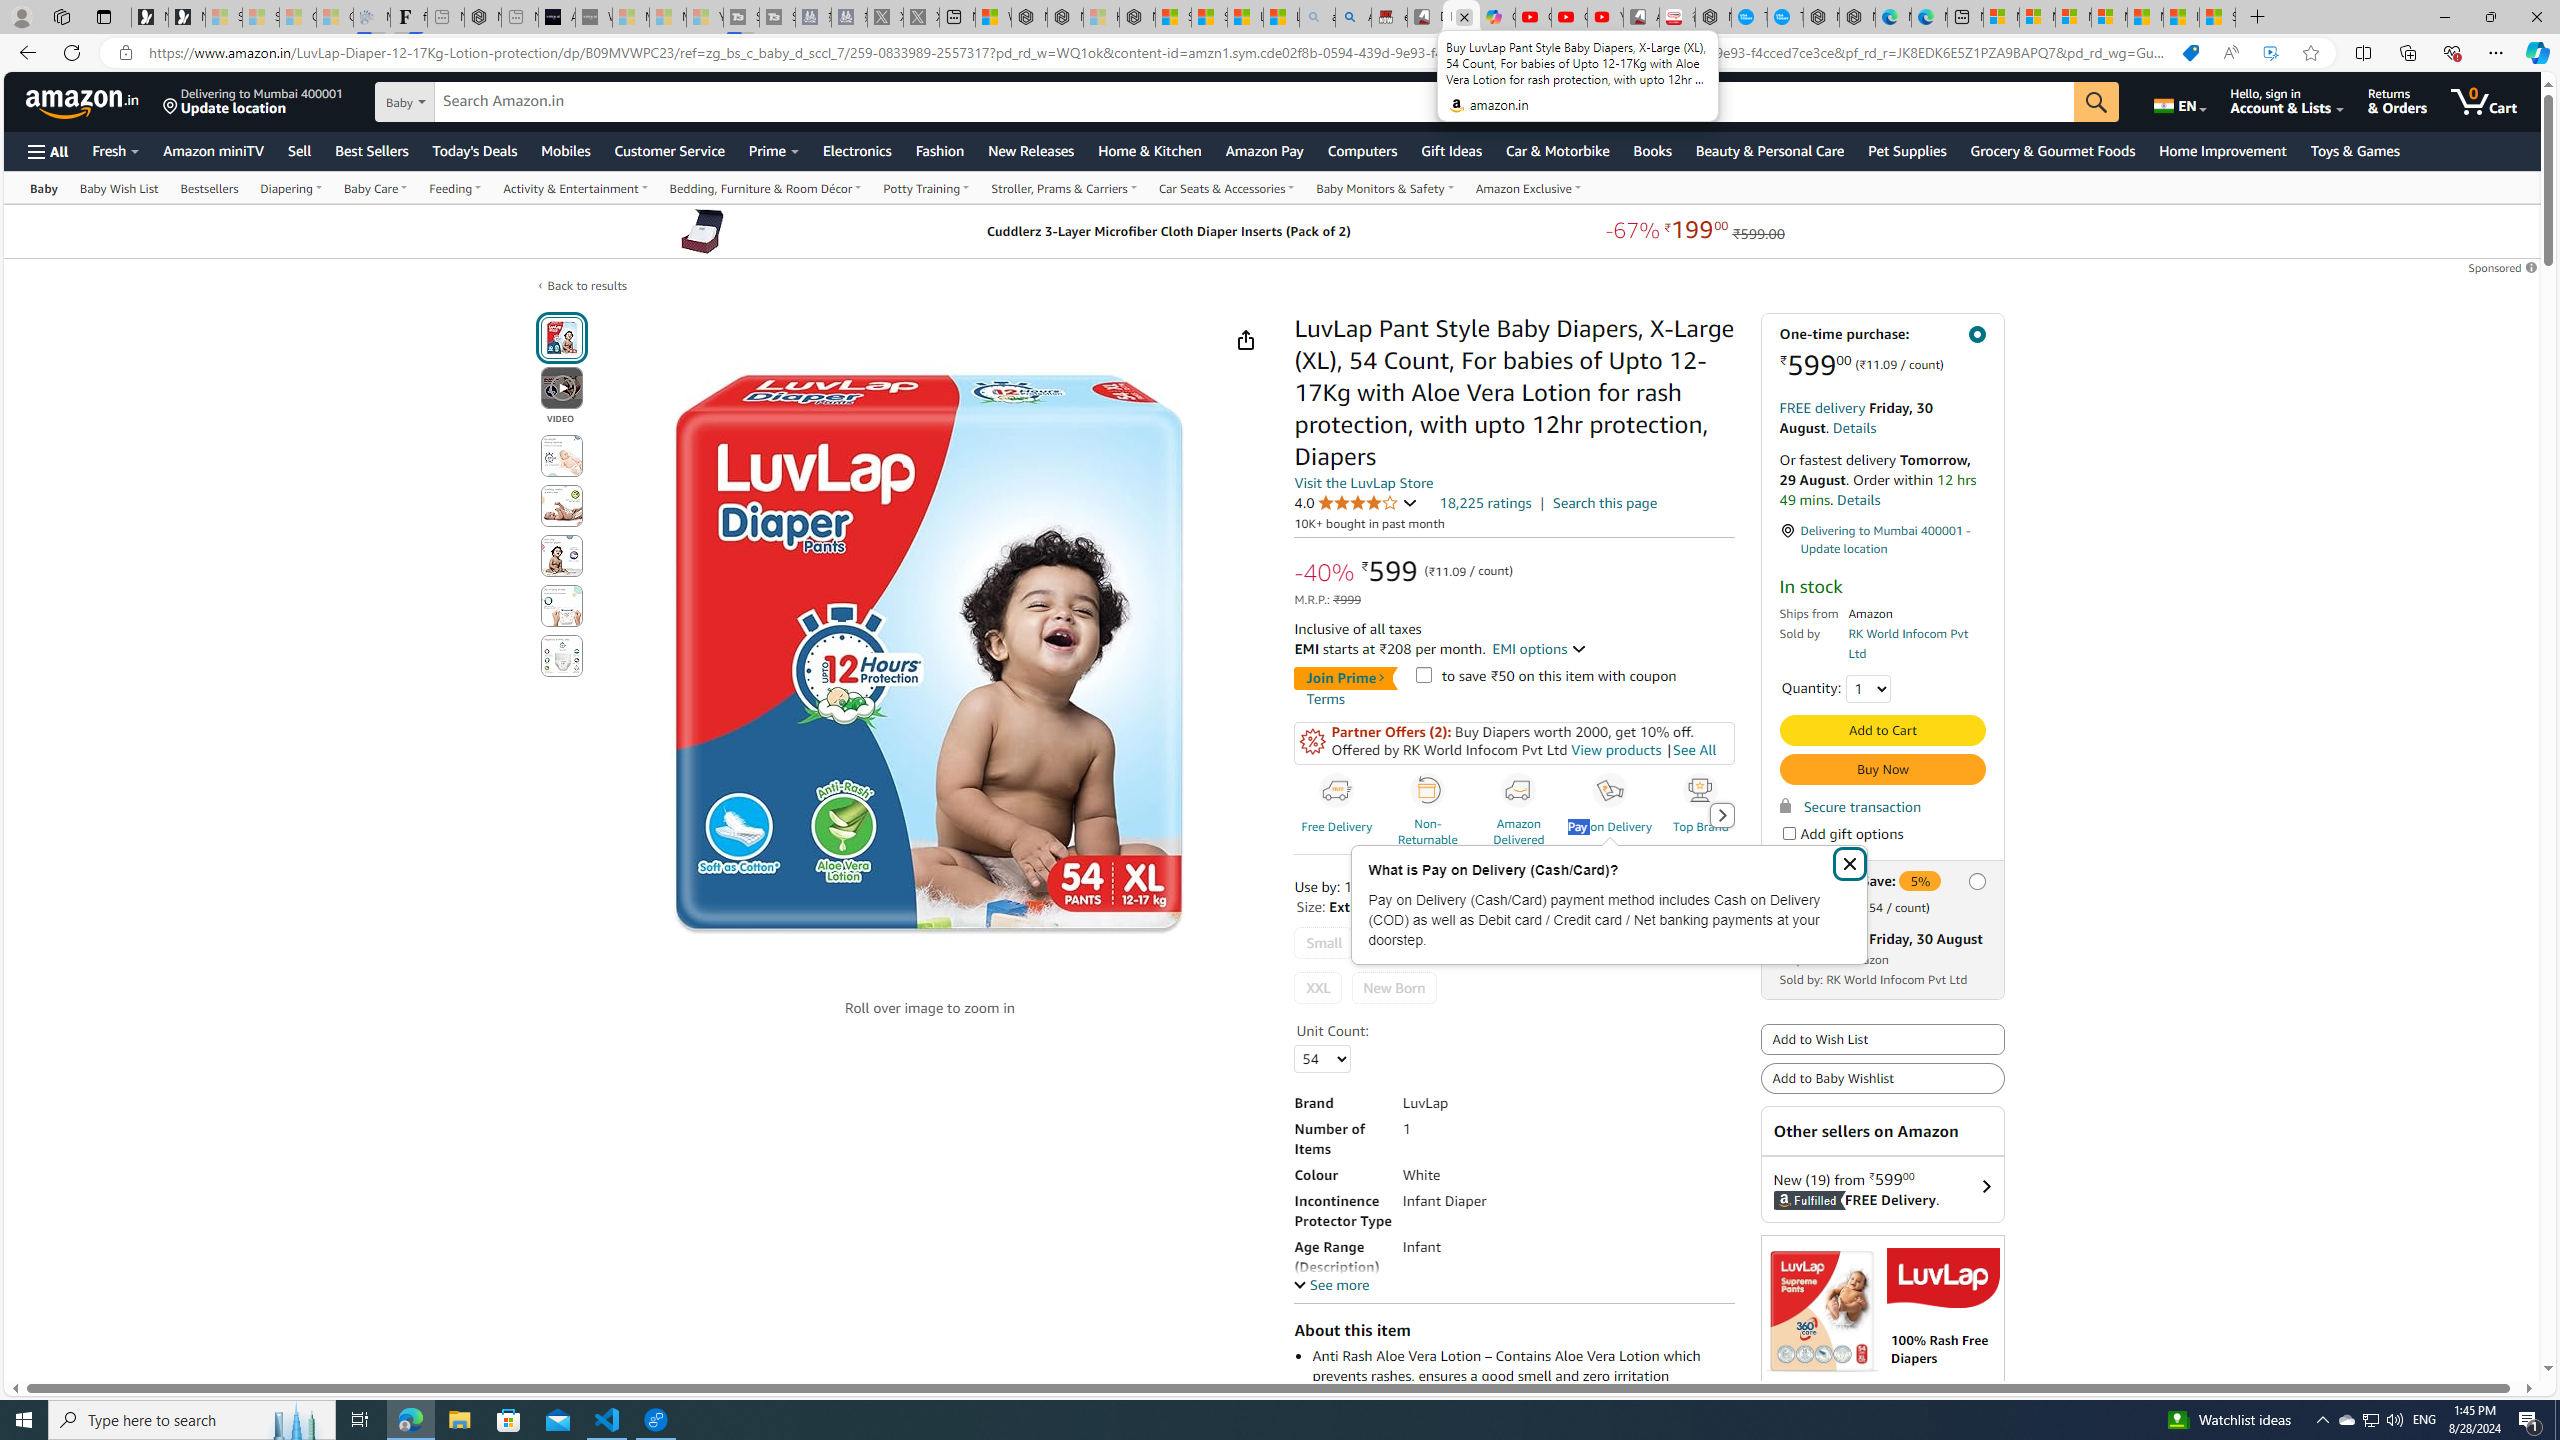 Image resolution: width=2560 pixels, height=1440 pixels. What do you see at coordinates (592, 16) in the screenshot?
I see `'What'` at bounding box center [592, 16].